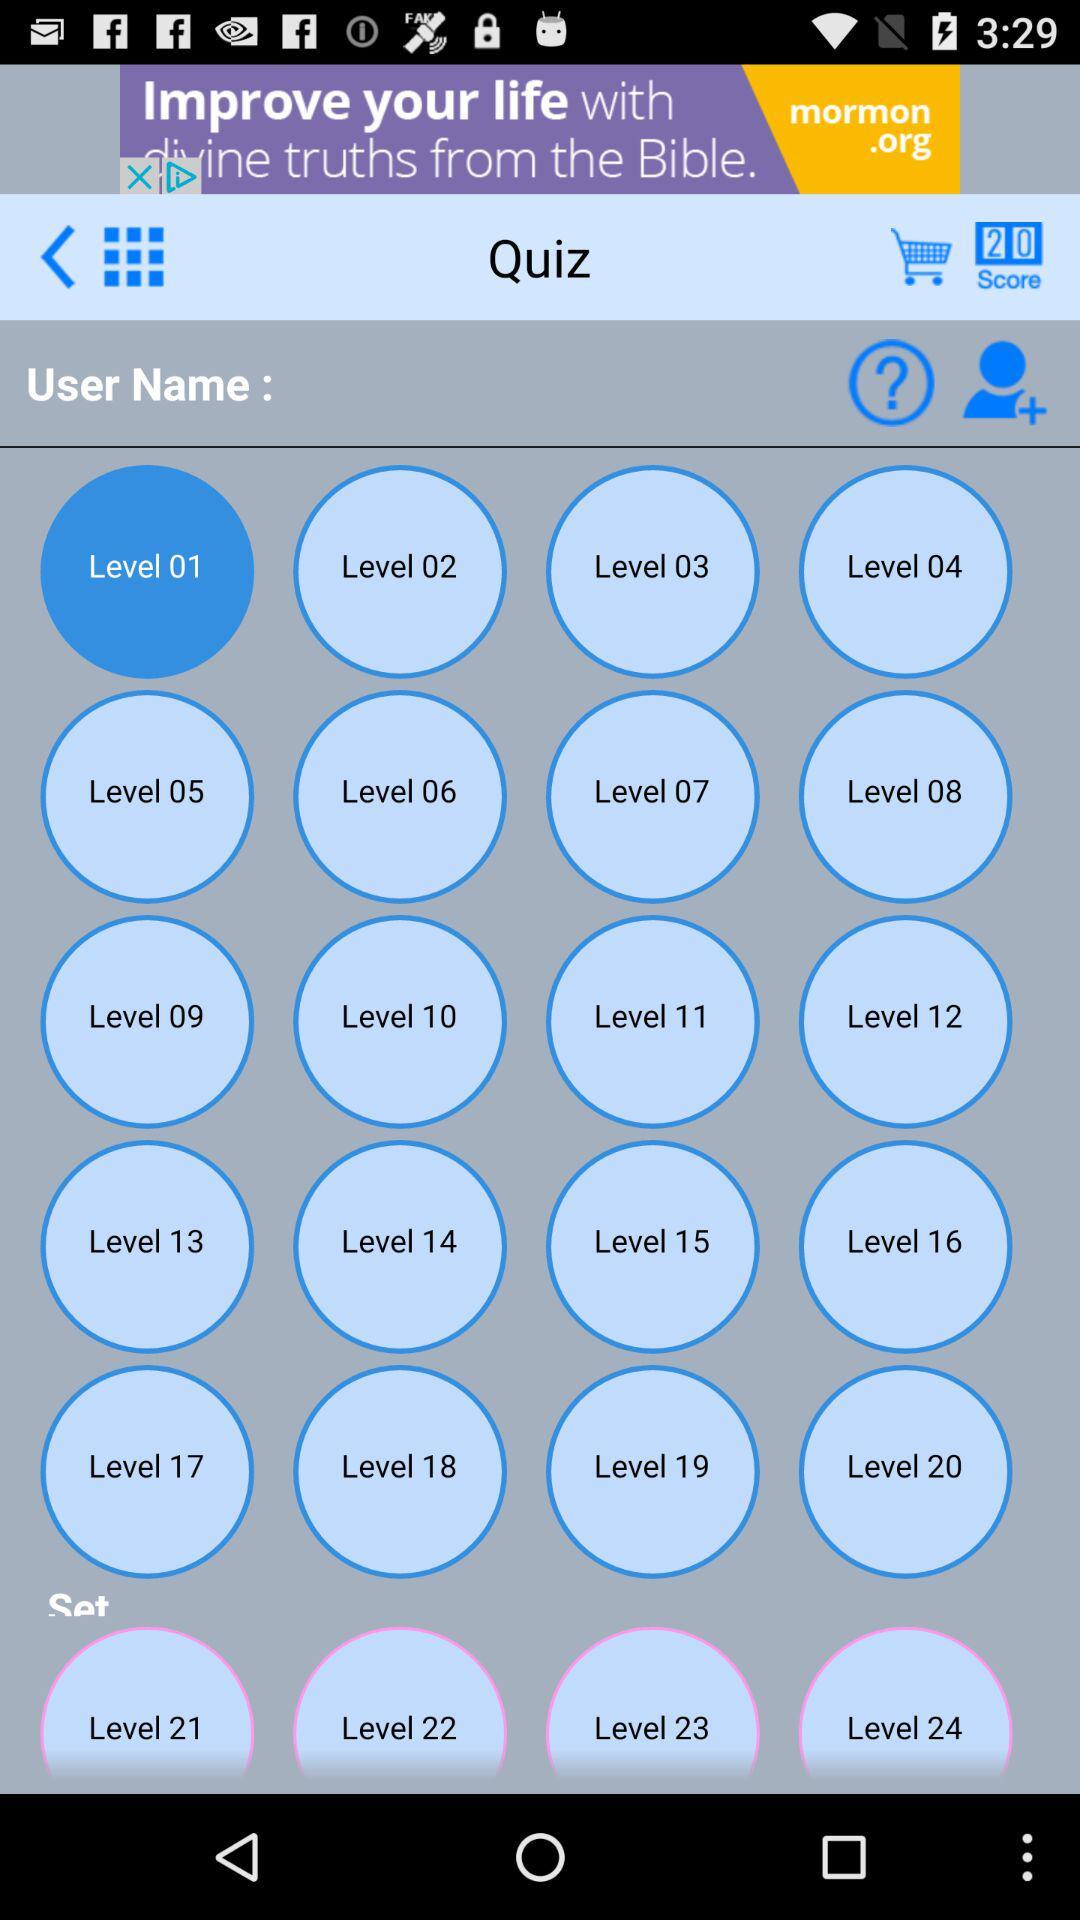 The height and width of the screenshot is (1920, 1080). What do you see at coordinates (56, 273) in the screenshot?
I see `the arrow_backward icon` at bounding box center [56, 273].